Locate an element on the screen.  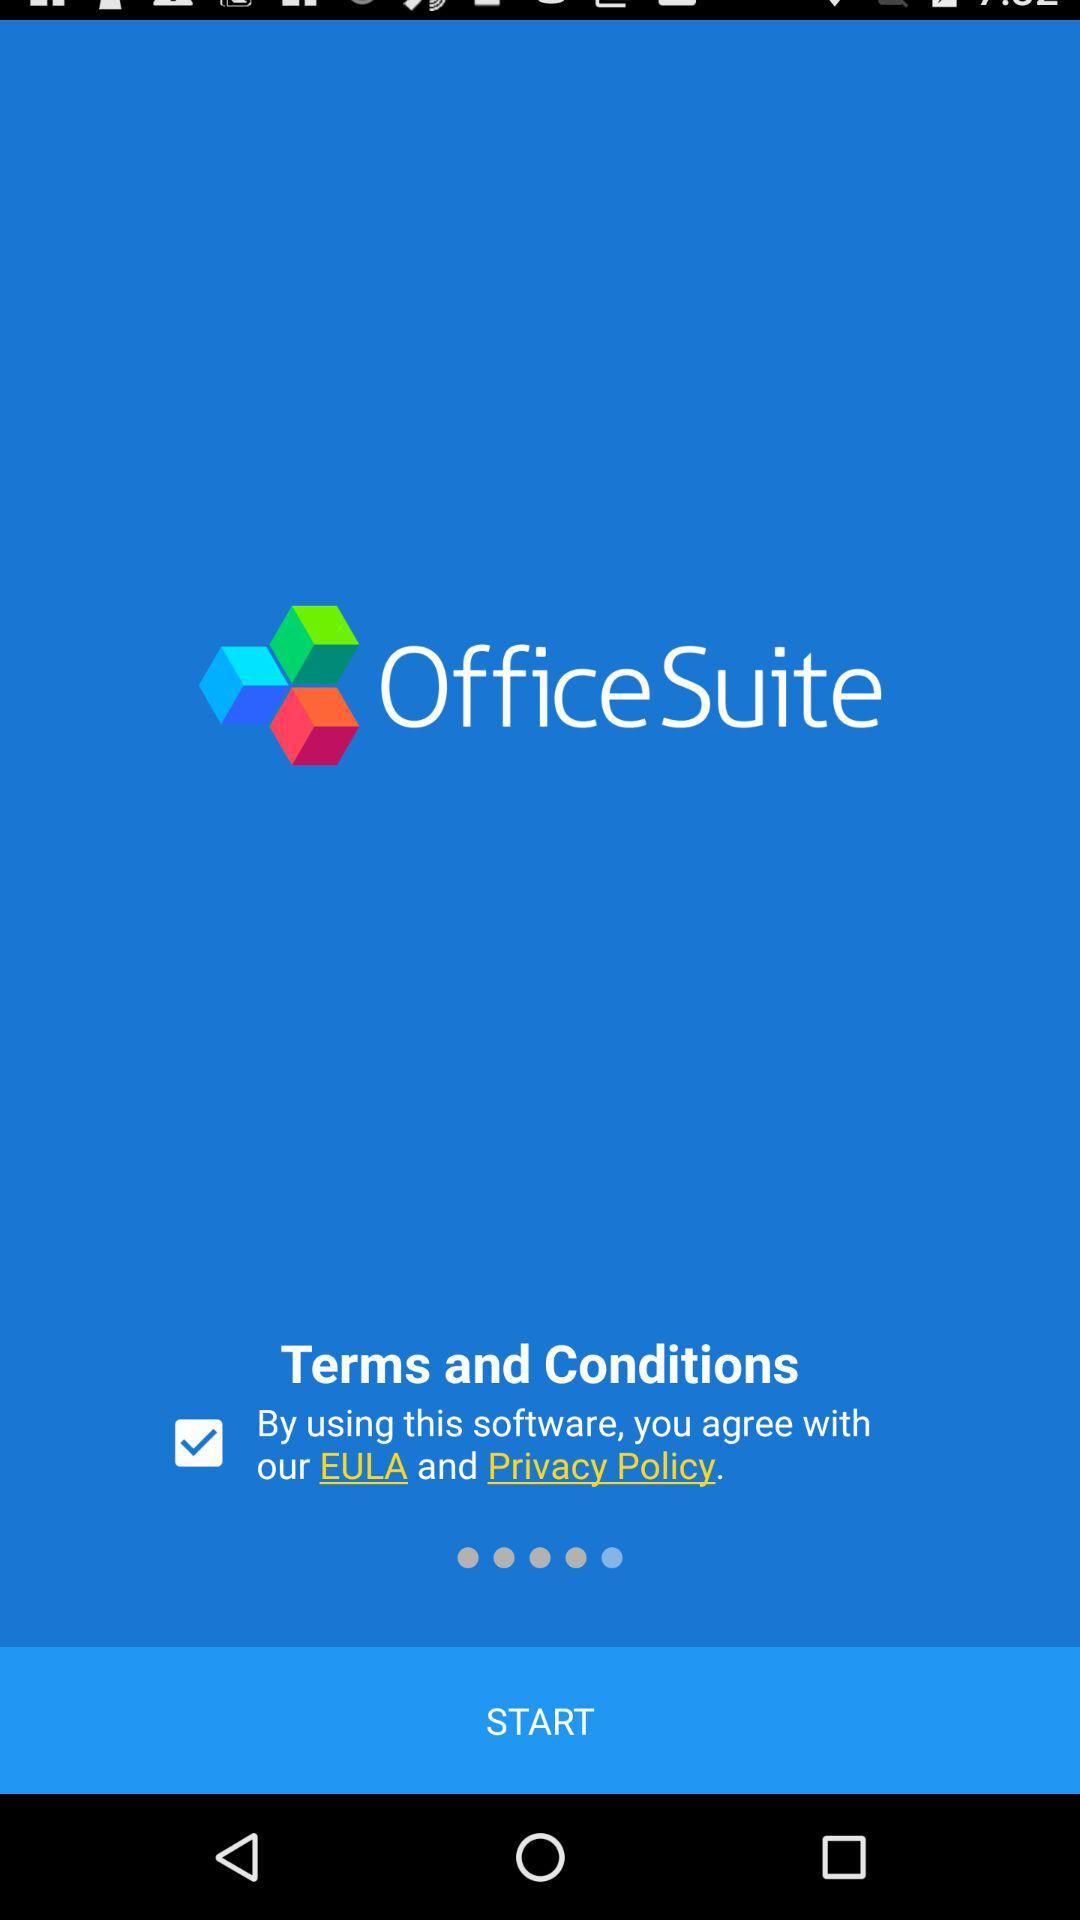
by using this icon is located at coordinates (584, 1443).